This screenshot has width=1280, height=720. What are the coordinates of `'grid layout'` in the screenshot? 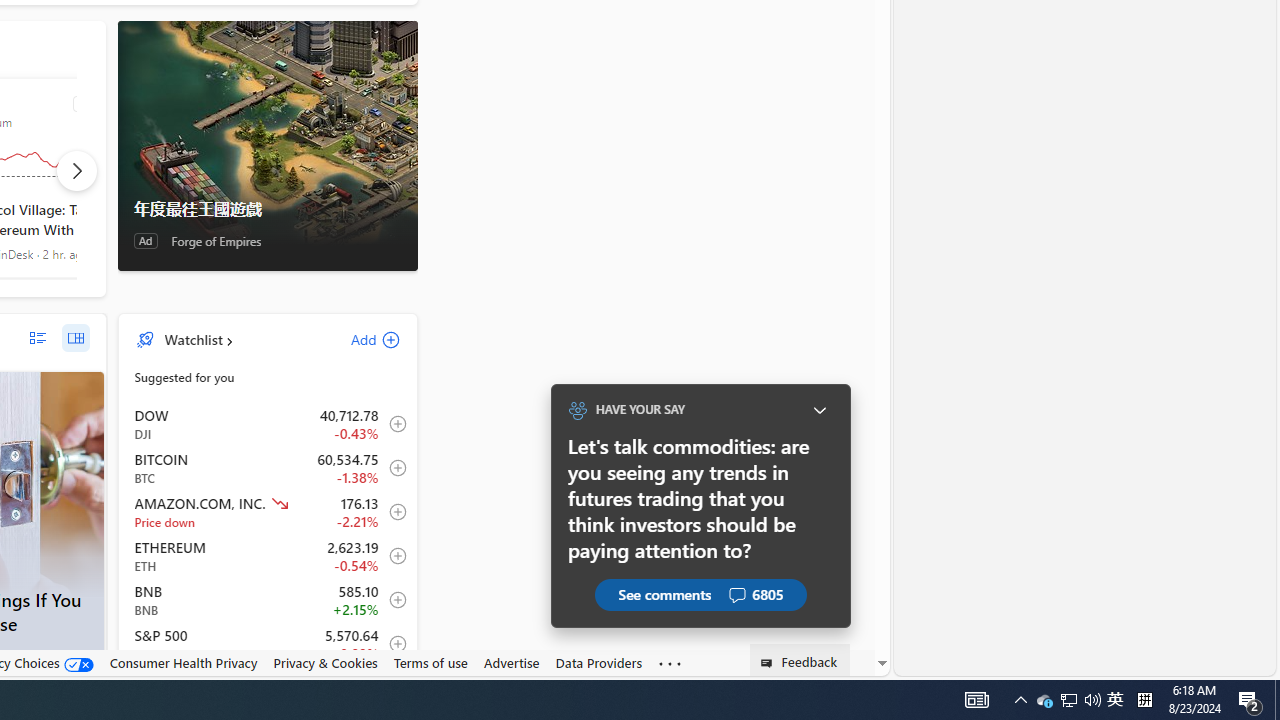 It's located at (75, 337).